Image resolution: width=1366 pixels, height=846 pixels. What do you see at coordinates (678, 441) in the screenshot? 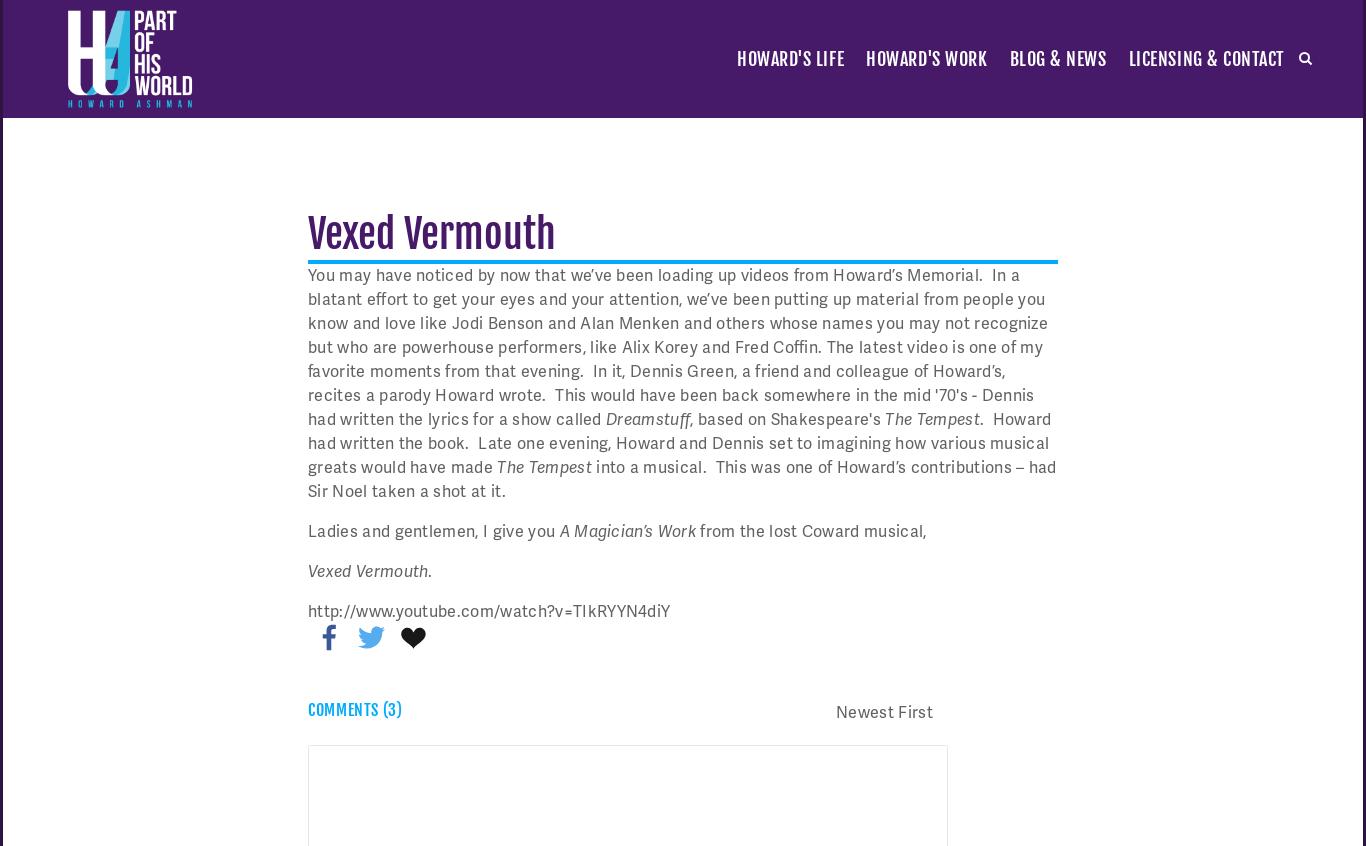
I see `'.  Howard had written the book.  Late one evening, Howard and Dennis set to imagining how various musical greats would have made'` at bounding box center [678, 441].